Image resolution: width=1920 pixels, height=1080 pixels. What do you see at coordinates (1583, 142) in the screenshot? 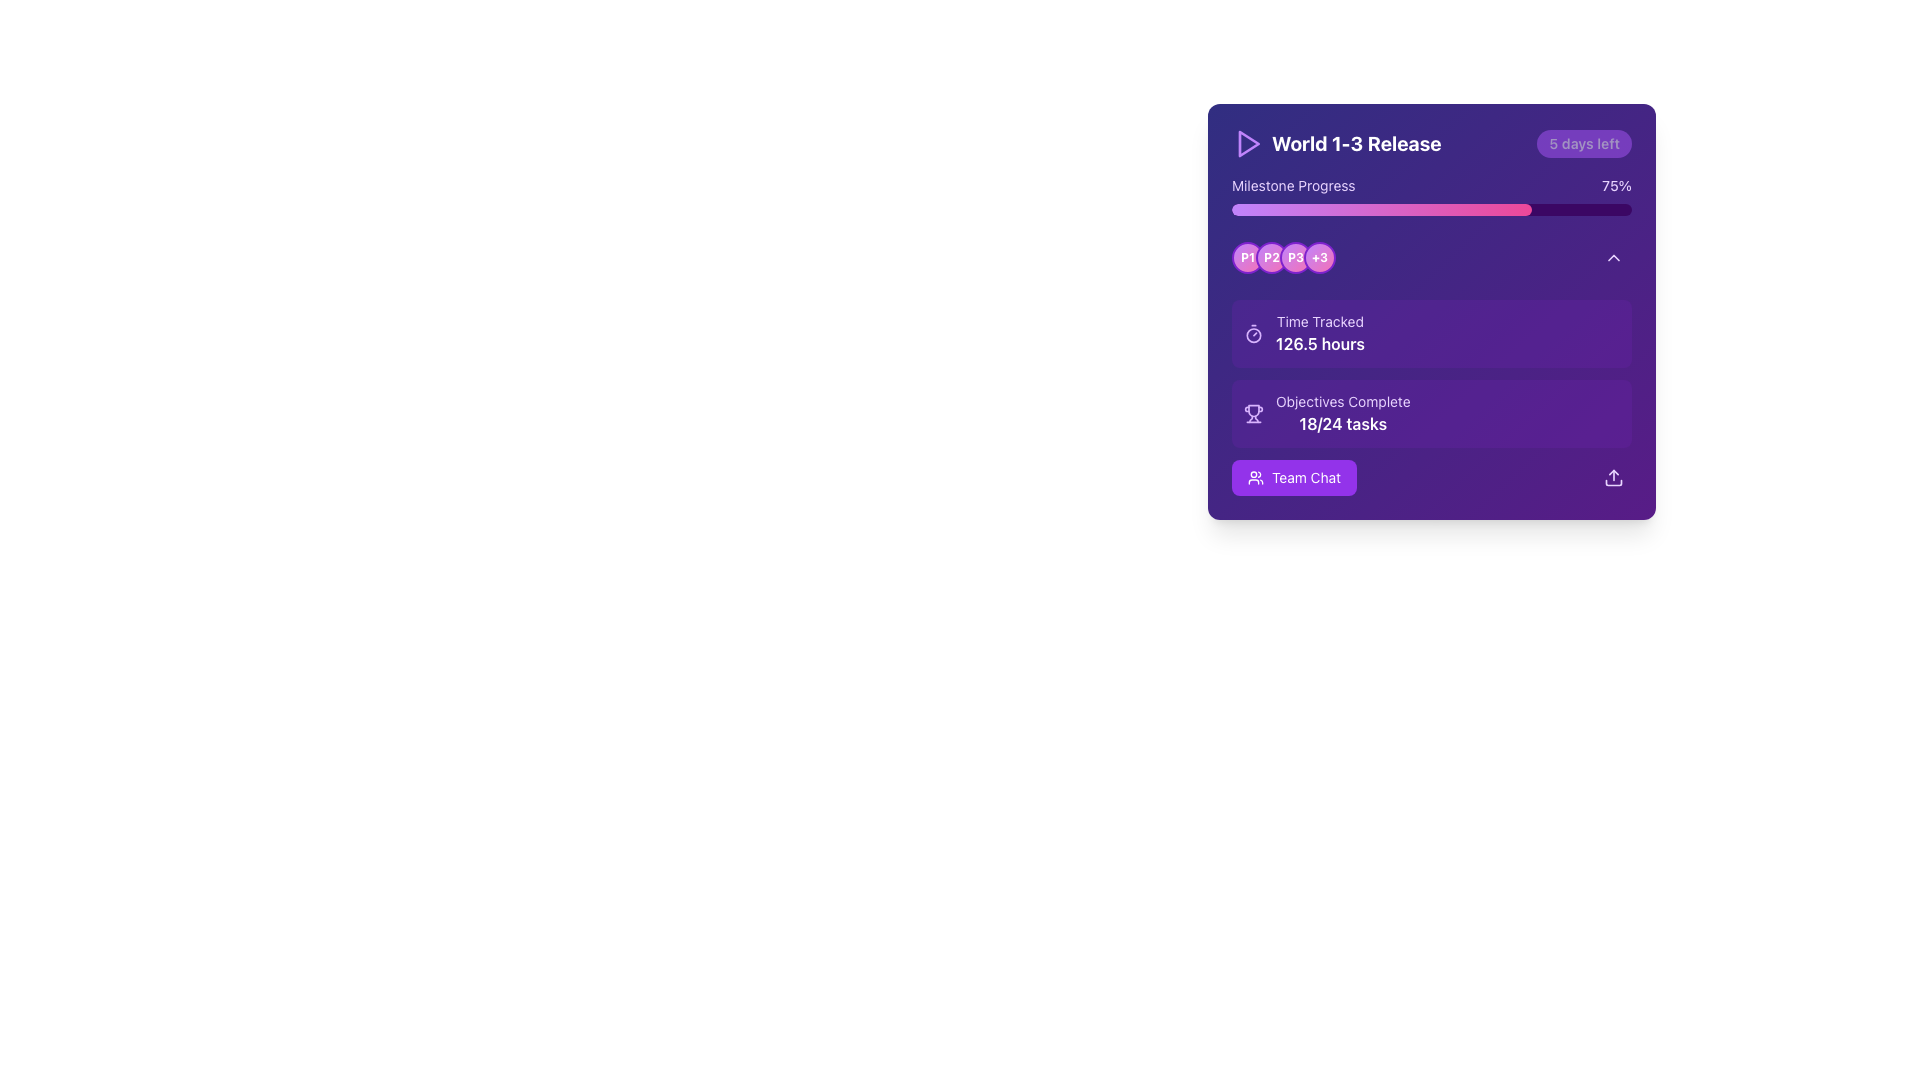
I see `the vibrant purple label that indicates '5 days left', which is located at the upper-right corner of the dashboard widget titled 'World 1-3 Release'` at bounding box center [1583, 142].